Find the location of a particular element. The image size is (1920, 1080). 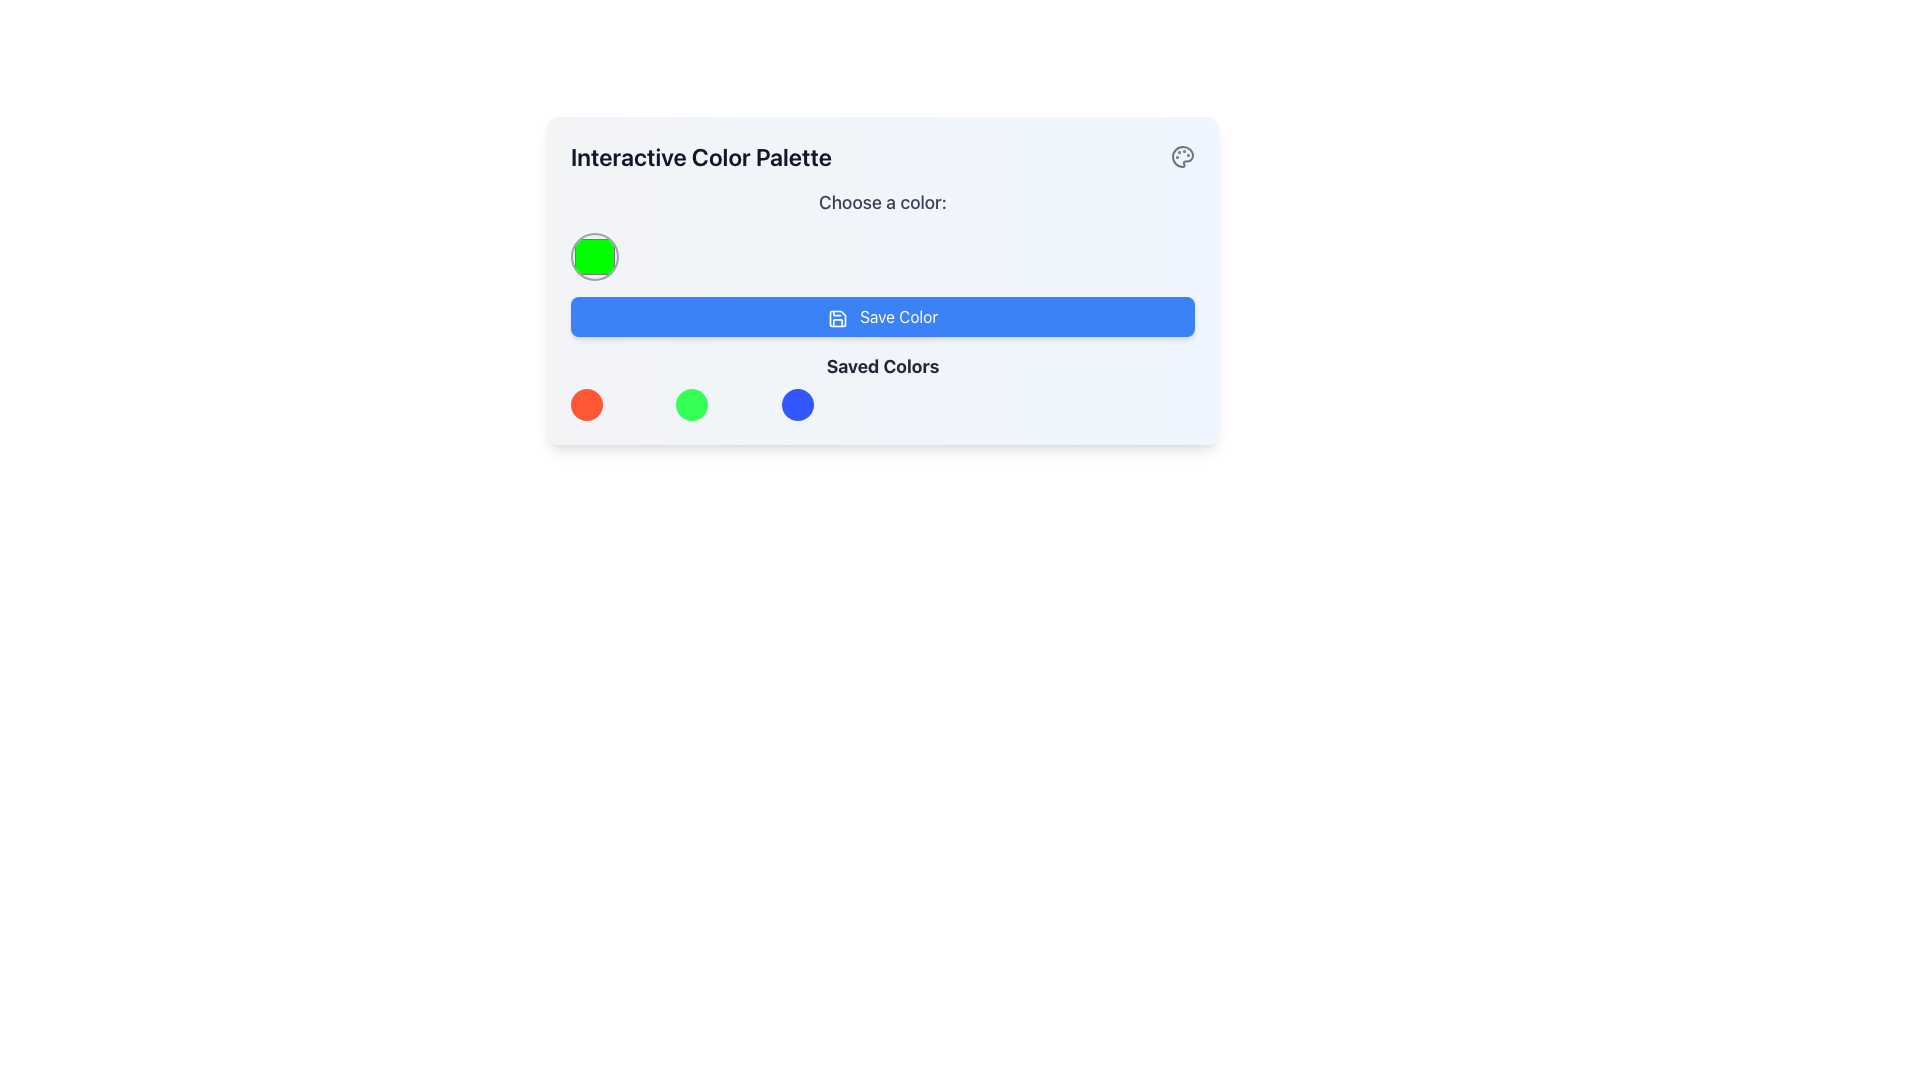

to select a color in the Interactive Color Palette module, specifically targeting the circular color input button that displays a green color is located at coordinates (882, 281).